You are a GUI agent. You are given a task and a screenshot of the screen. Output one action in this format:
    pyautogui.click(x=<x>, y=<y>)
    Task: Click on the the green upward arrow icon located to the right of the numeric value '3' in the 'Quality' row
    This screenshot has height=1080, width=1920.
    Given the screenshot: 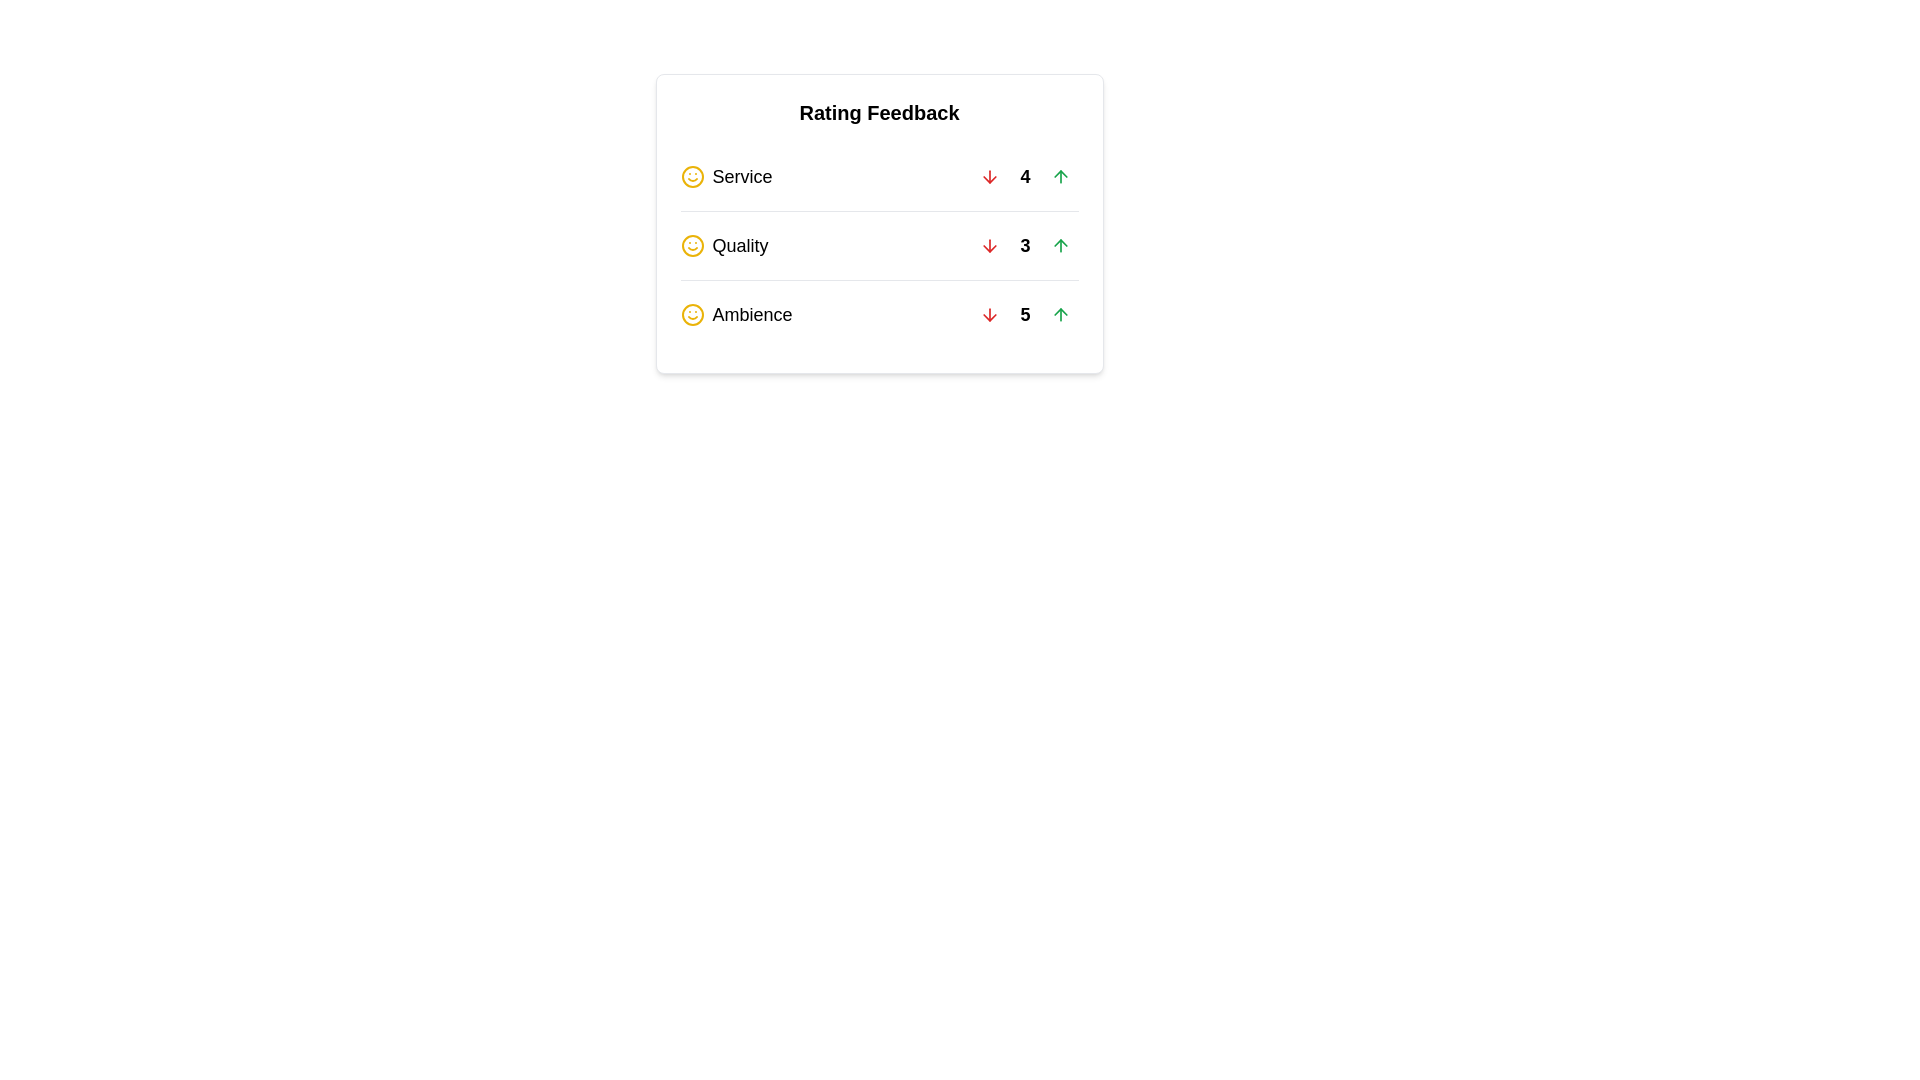 What is the action you would take?
    pyautogui.click(x=1059, y=245)
    